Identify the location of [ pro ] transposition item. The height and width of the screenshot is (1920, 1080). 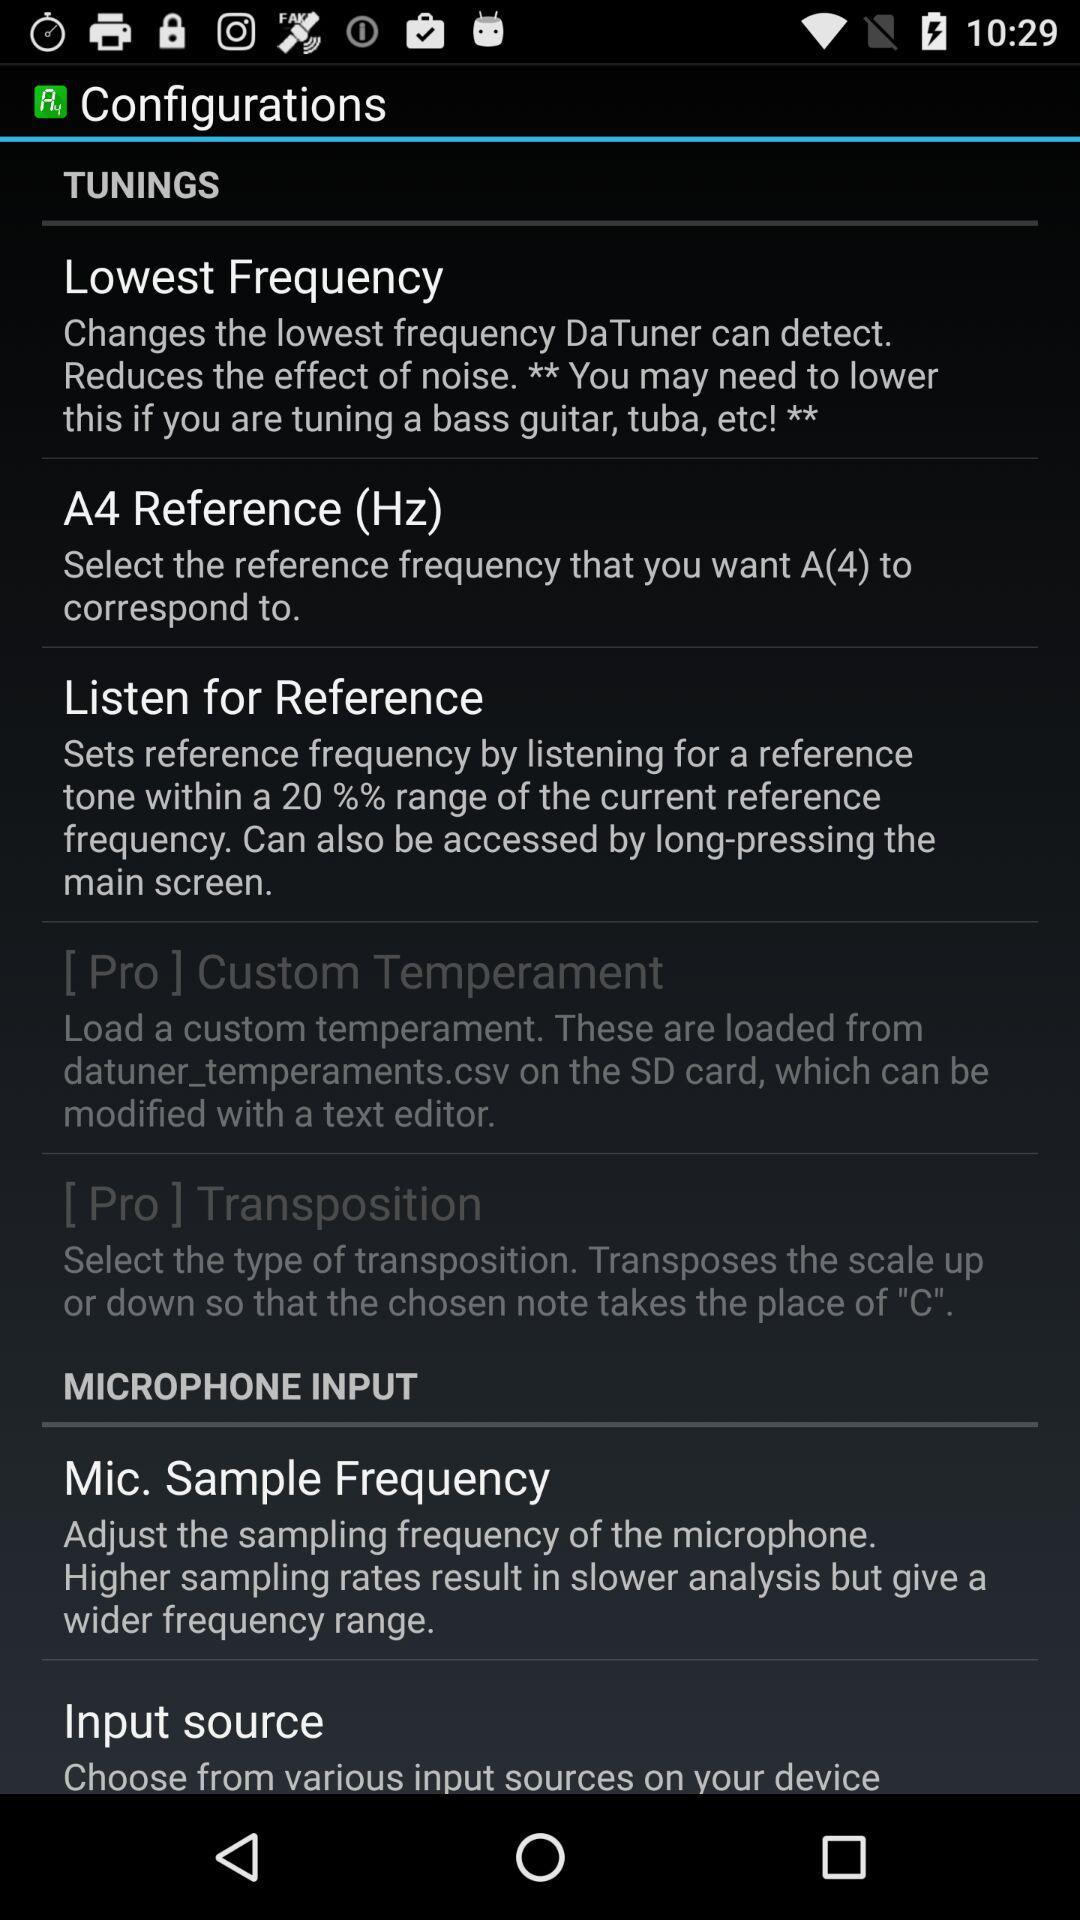
(273, 1200).